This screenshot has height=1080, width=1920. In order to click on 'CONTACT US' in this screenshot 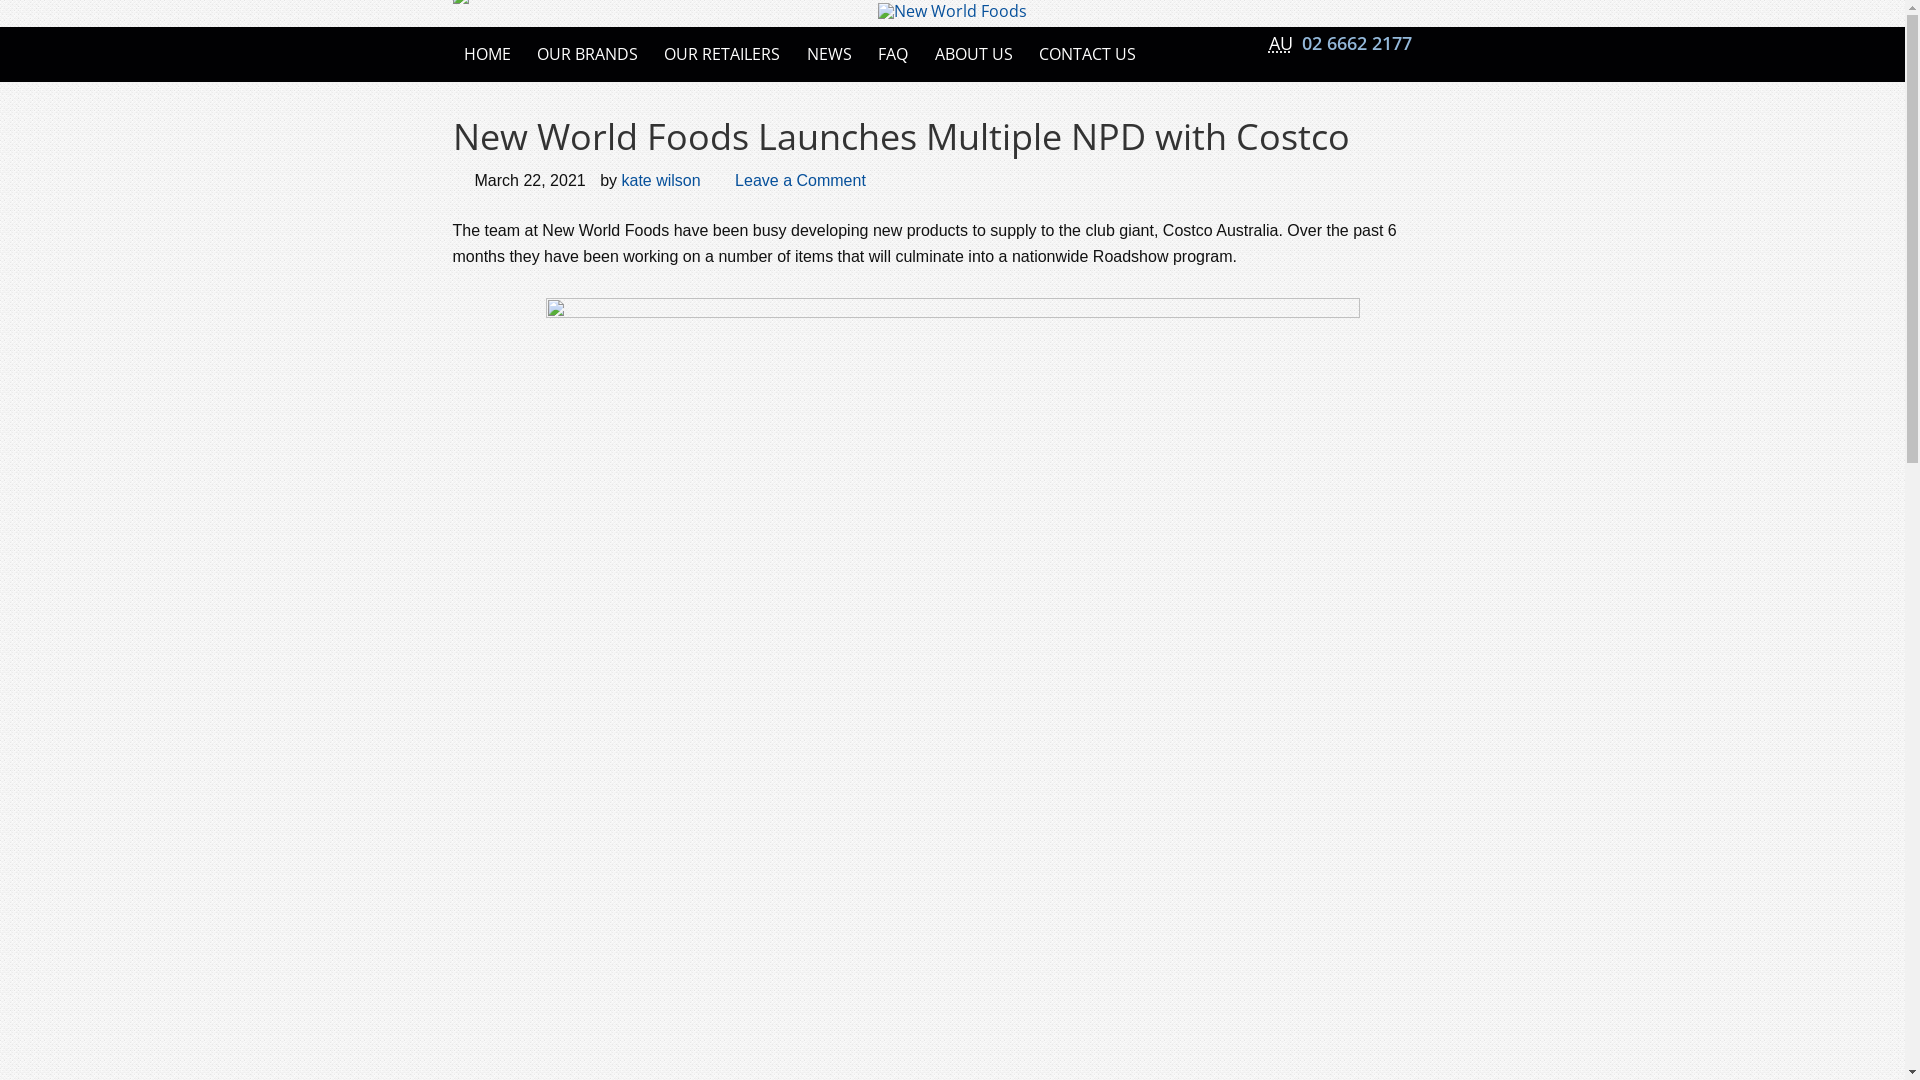, I will do `click(1086, 53)`.